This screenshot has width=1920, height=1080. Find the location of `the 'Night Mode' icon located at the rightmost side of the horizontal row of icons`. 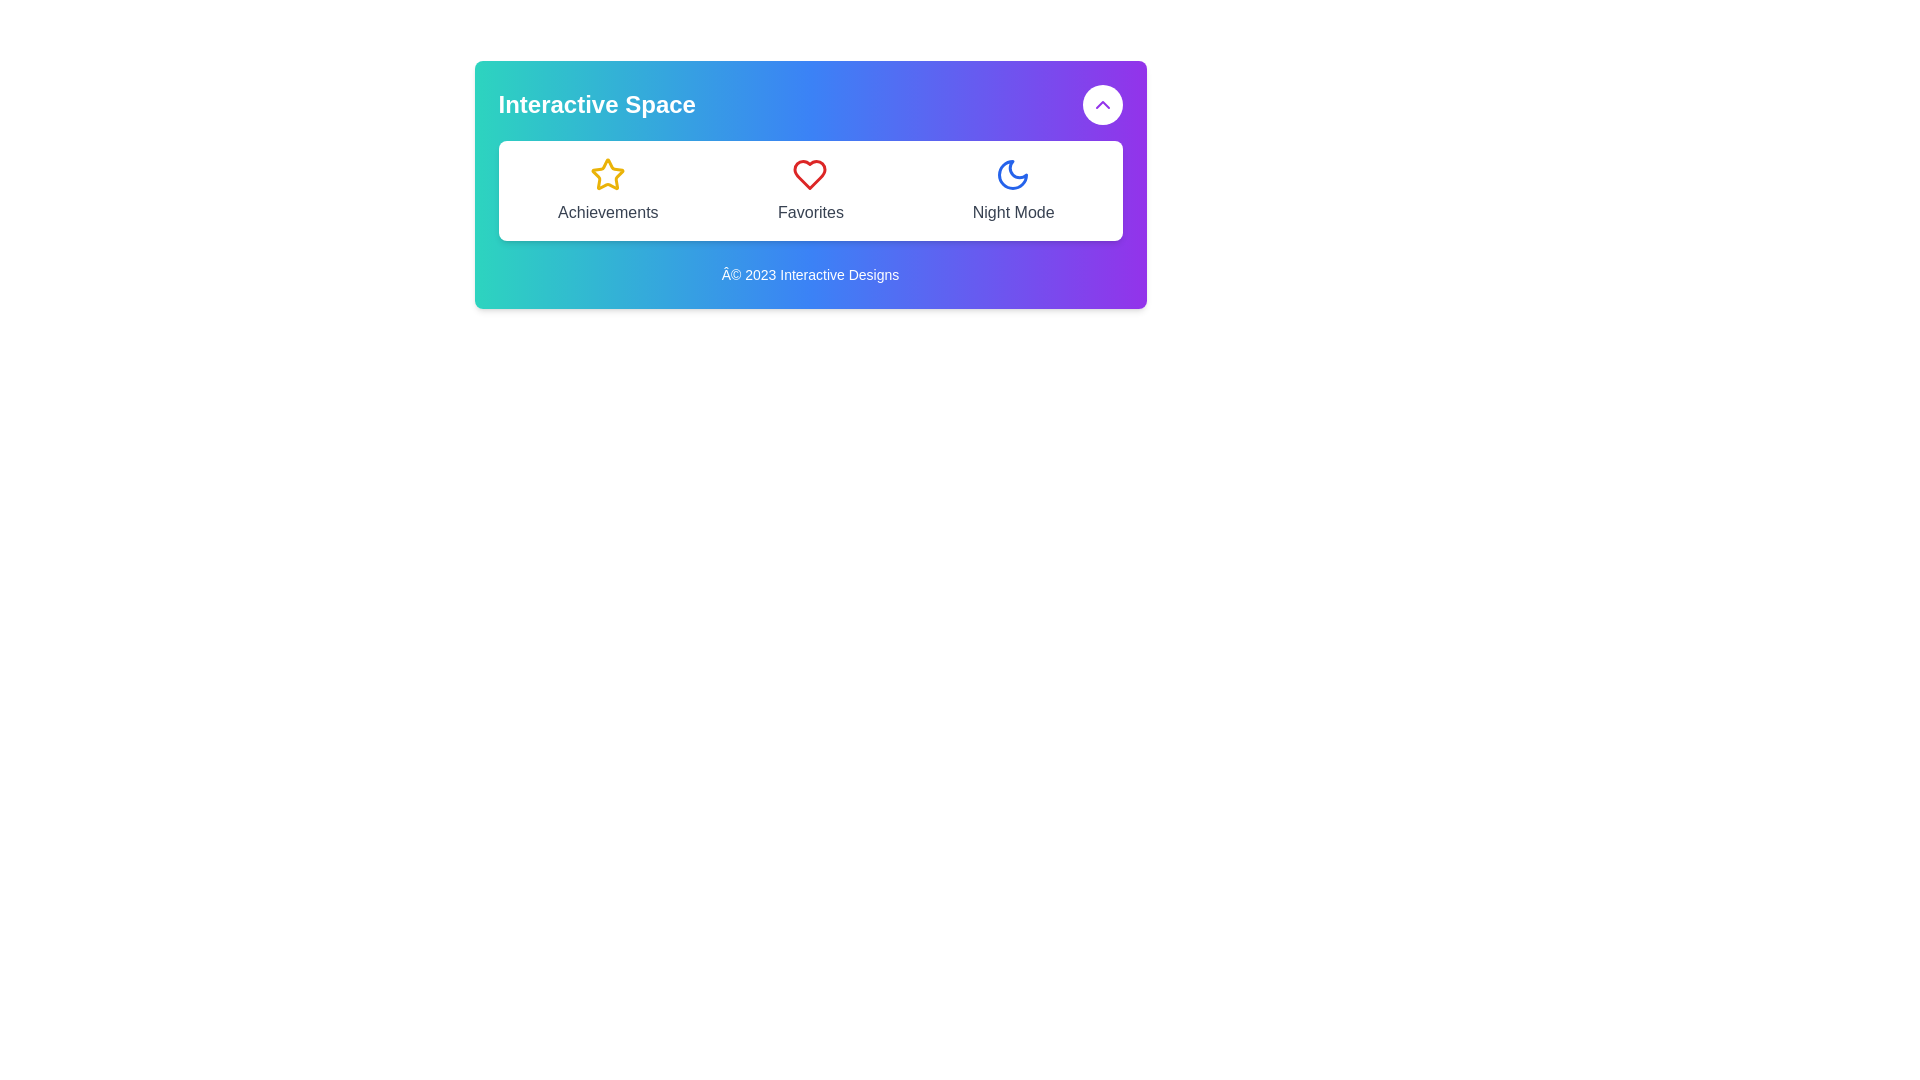

the 'Night Mode' icon located at the rightmost side of the horizontal row of icons is located at coordinates (1013, 173).